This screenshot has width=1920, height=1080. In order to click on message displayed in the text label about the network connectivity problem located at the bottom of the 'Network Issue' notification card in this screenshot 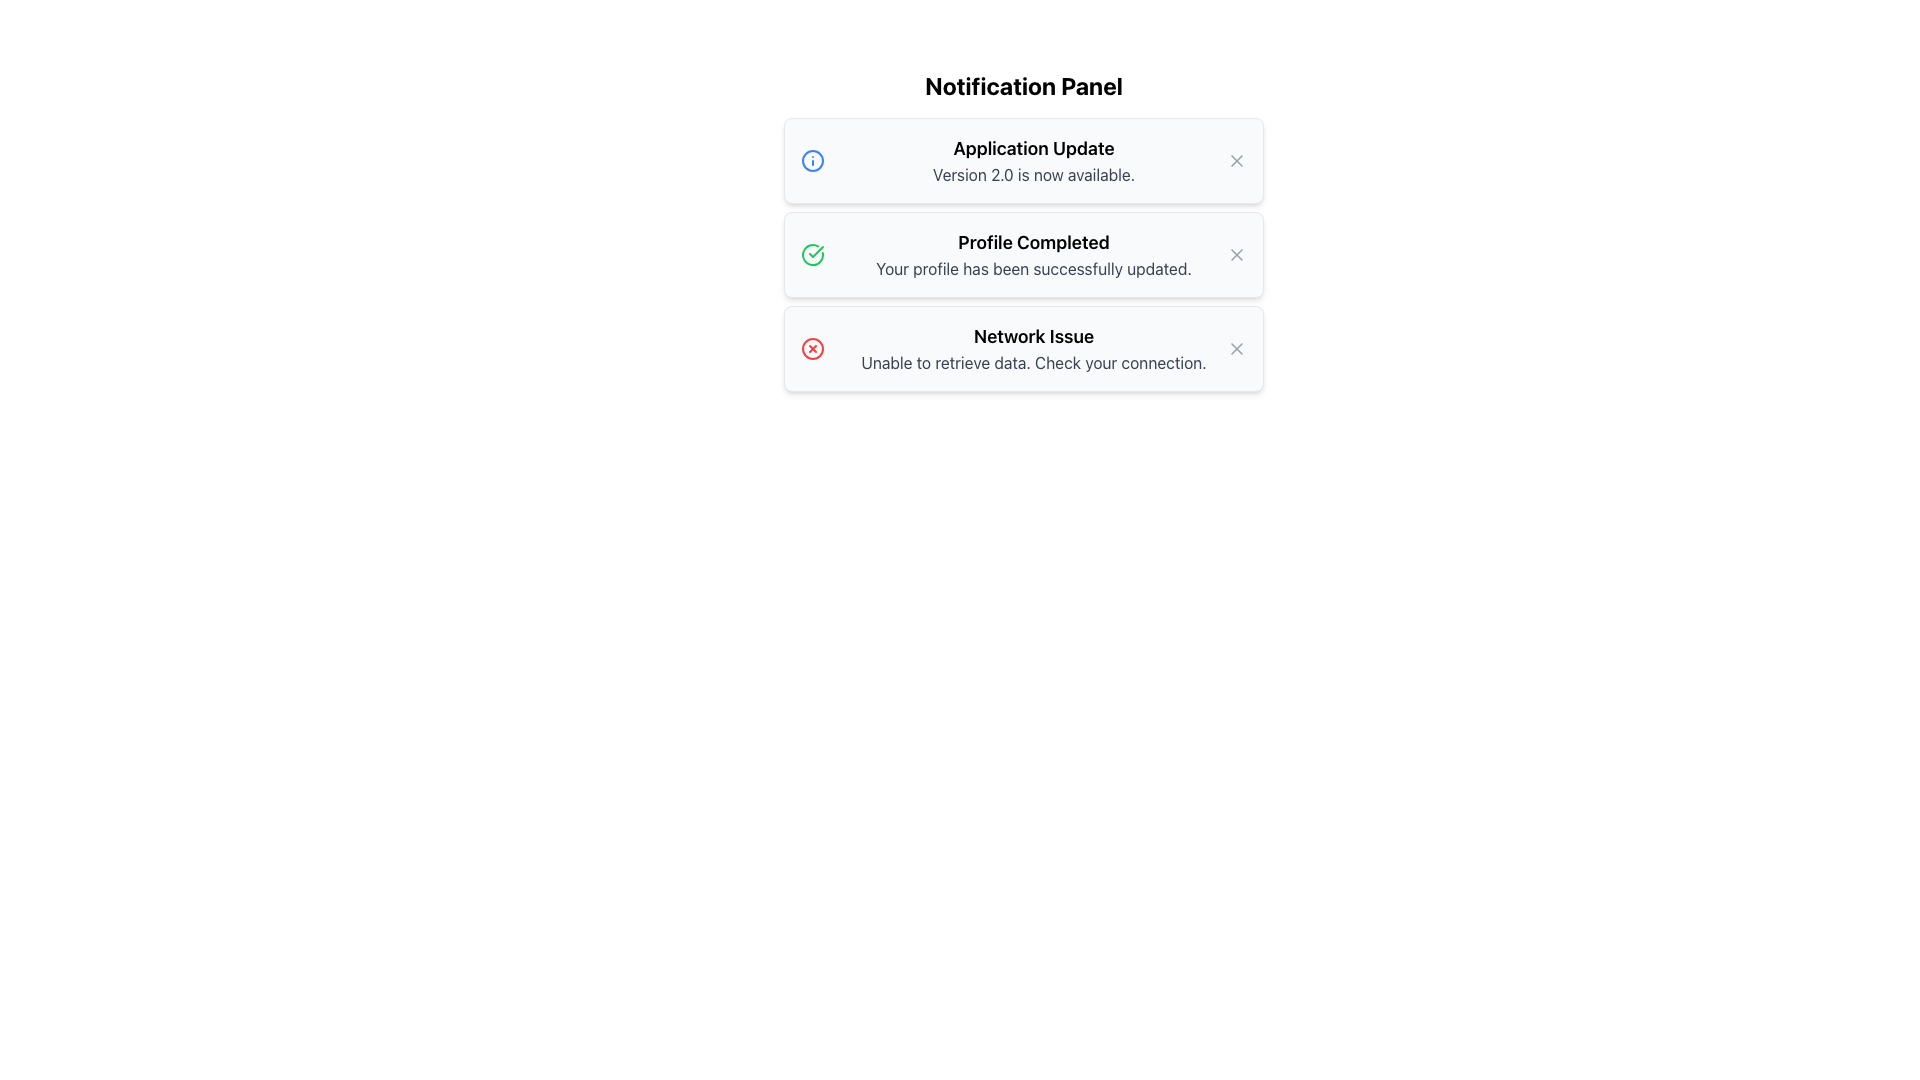, I will do `click(1033, 362)`.